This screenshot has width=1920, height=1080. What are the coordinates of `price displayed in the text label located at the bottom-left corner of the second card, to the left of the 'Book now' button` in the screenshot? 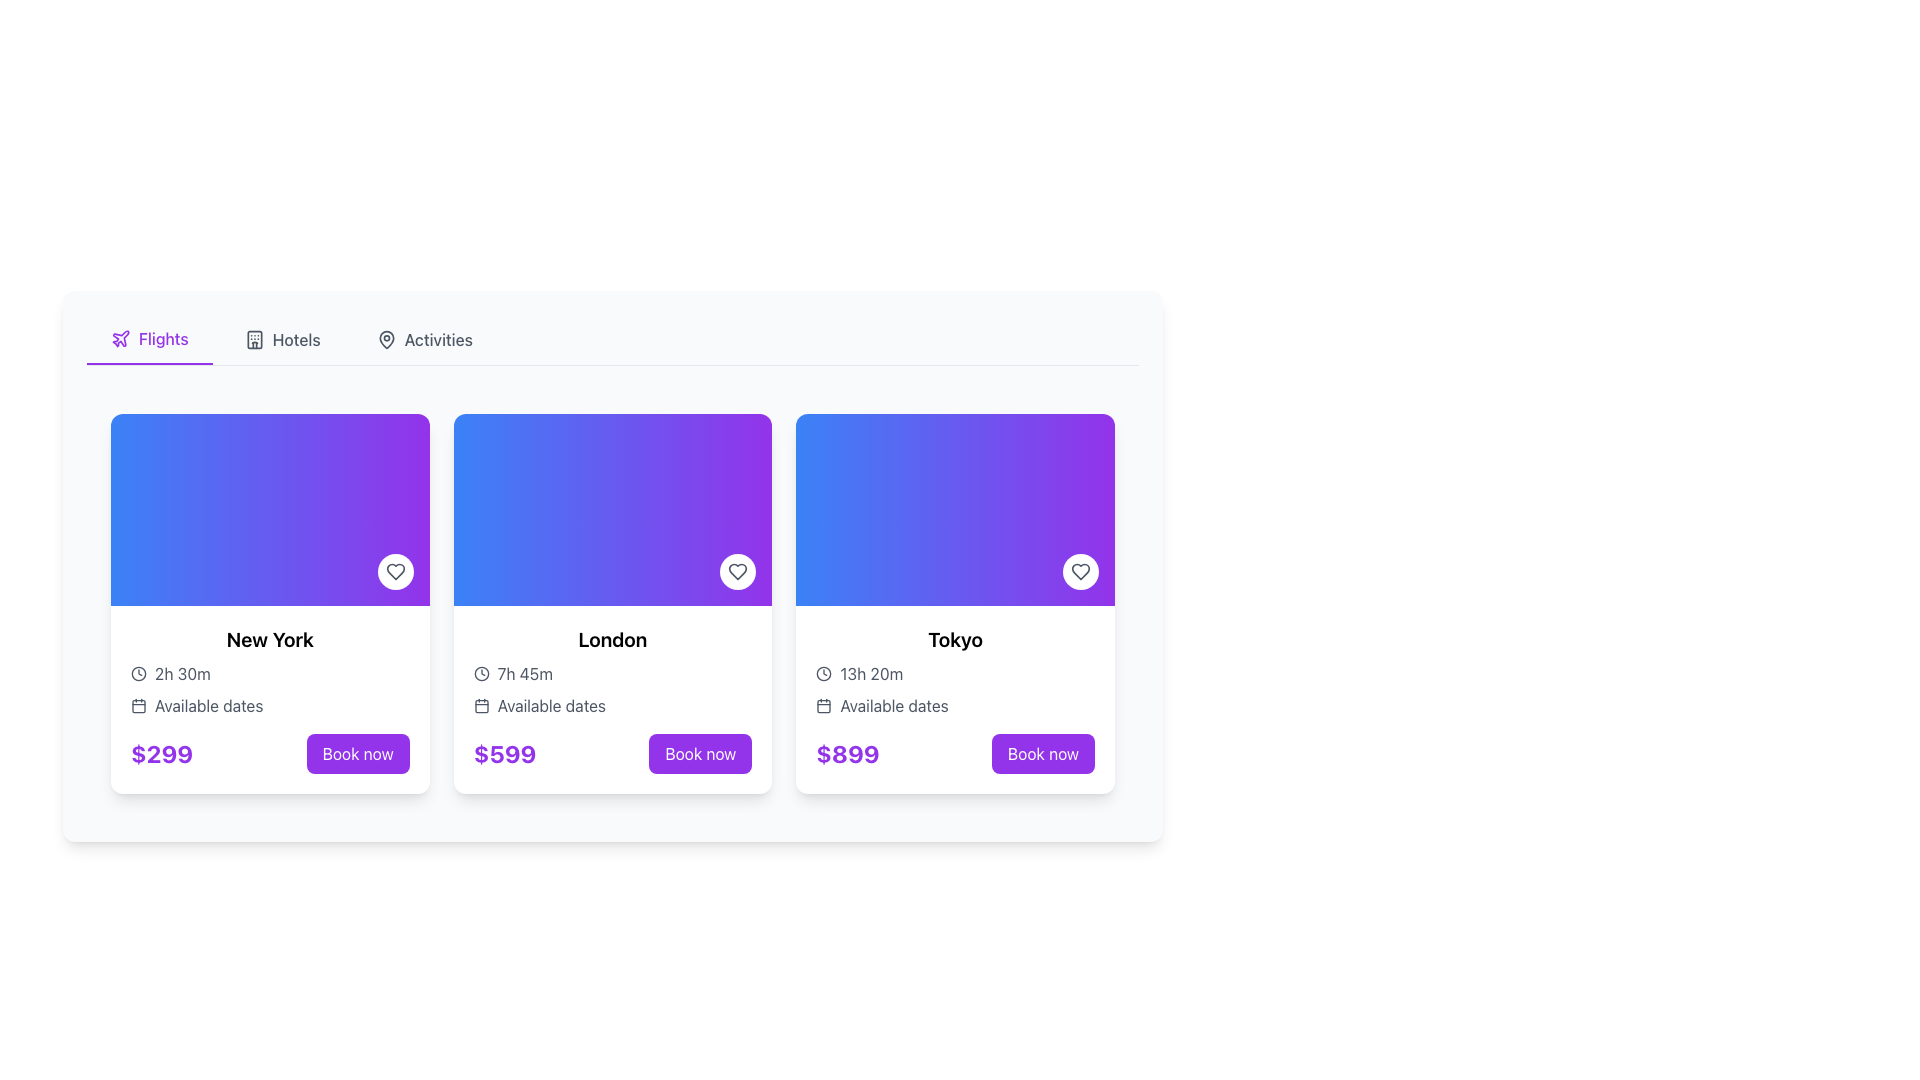 It's located at (504, 753).